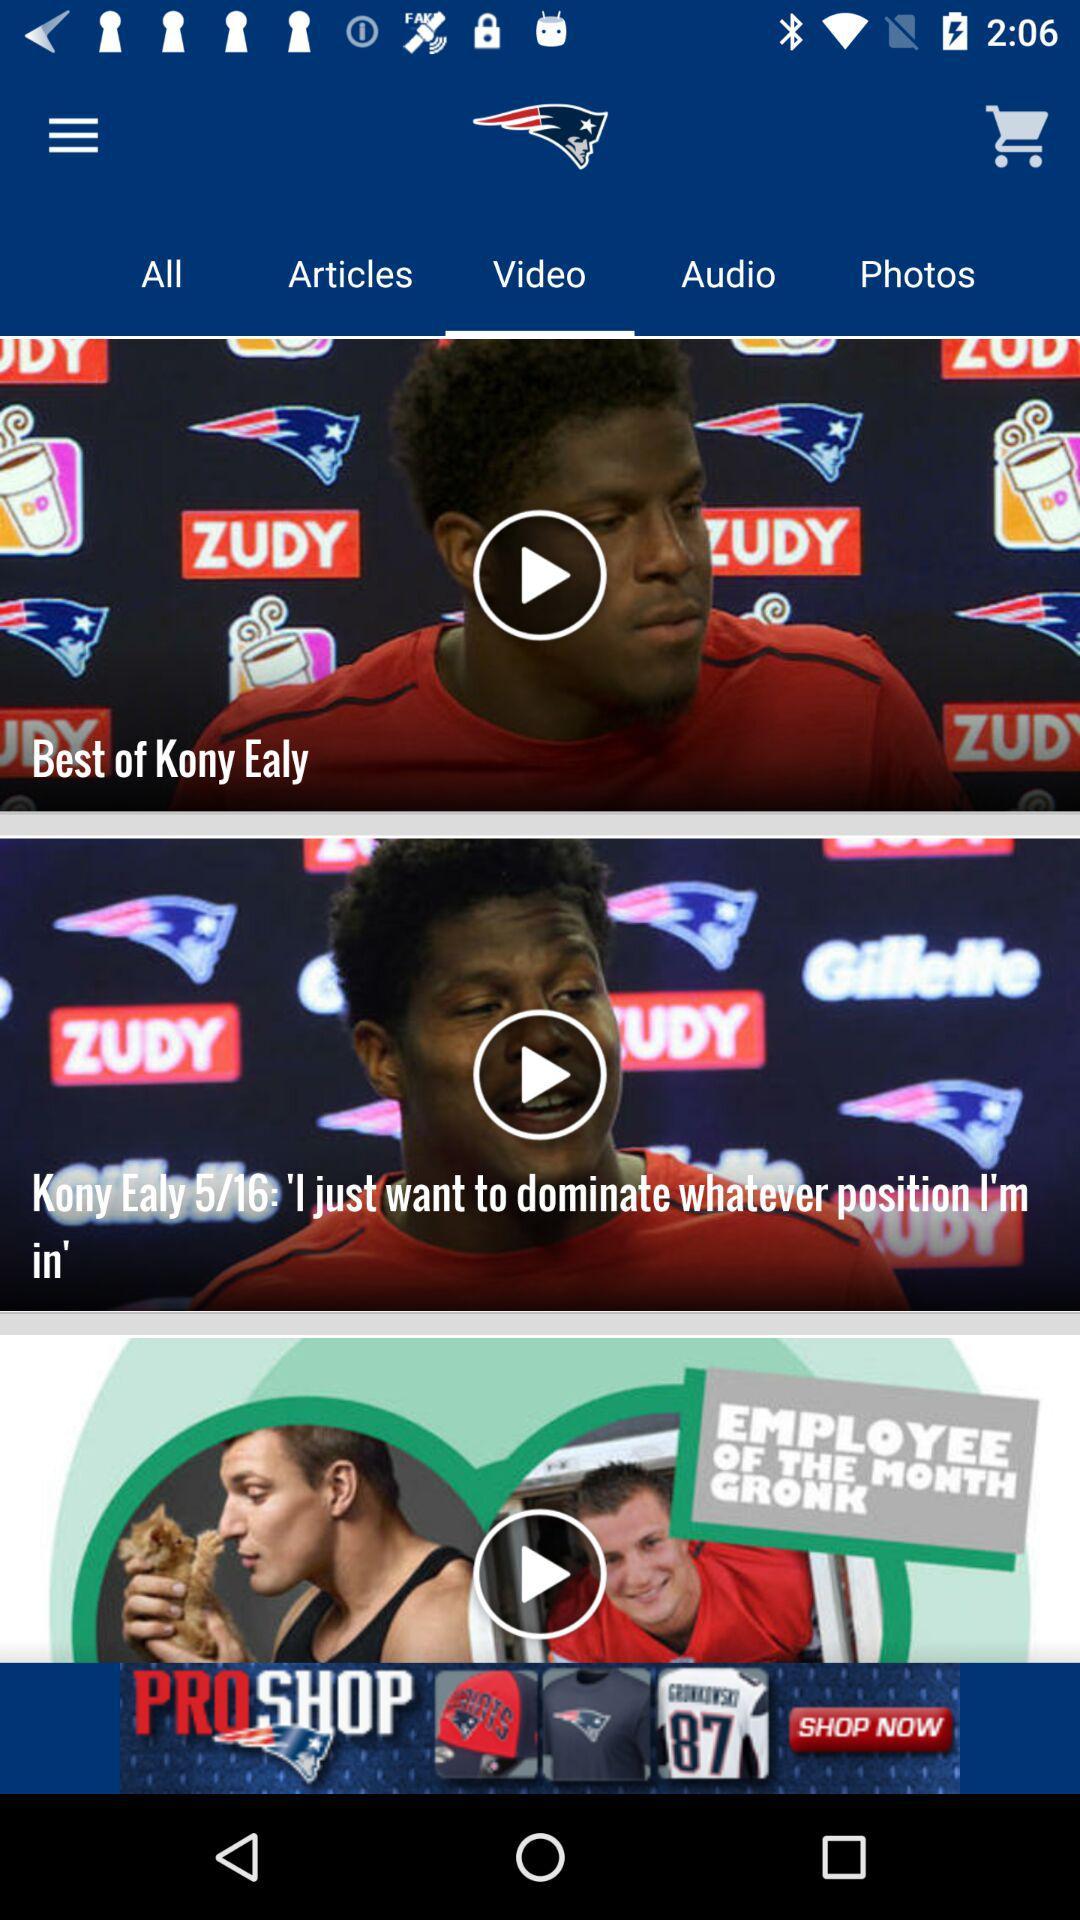 The width and height of the screenshot is (1080, 1920). What do you see at coordinates (540, 1727) in the screenshot?
I see `shopping the product` at bounding box center [540, 1727].